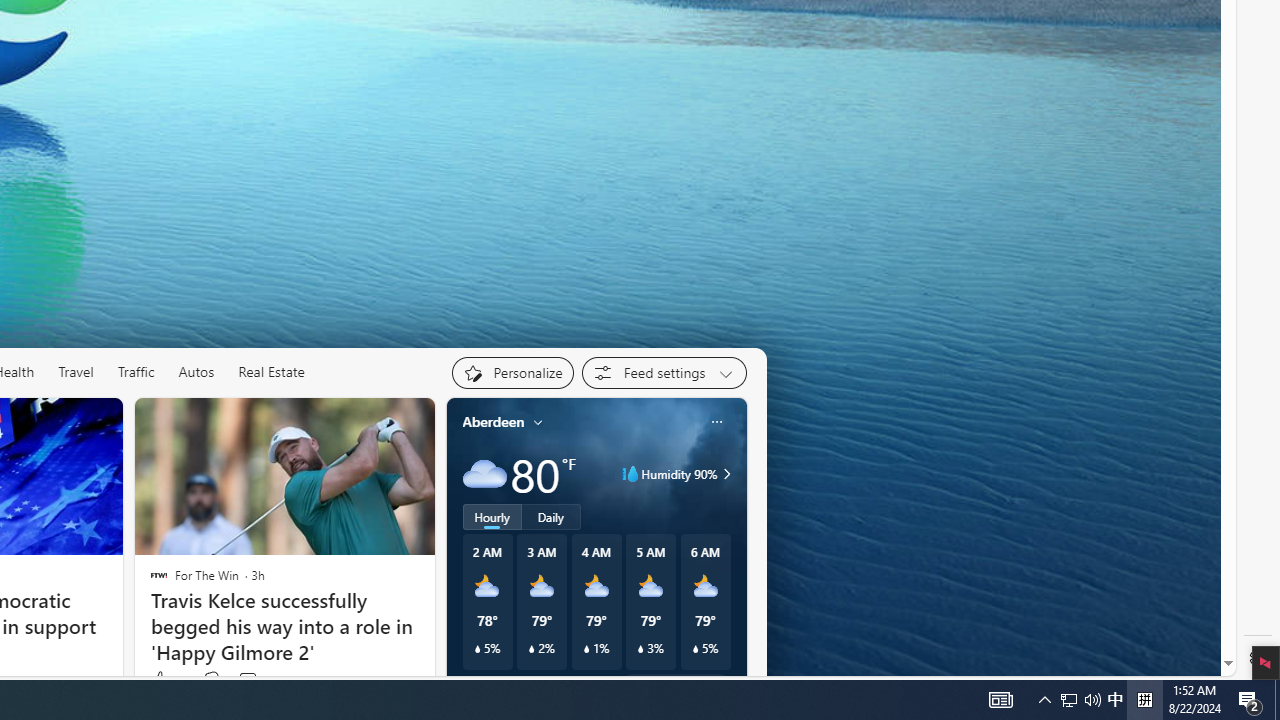 The image size is (1280, 720). What do you see at coordinates (726, 474) in the screenshot?
I see `'Class: weather-arrow-glyph'` at bounding box center [726, 474].